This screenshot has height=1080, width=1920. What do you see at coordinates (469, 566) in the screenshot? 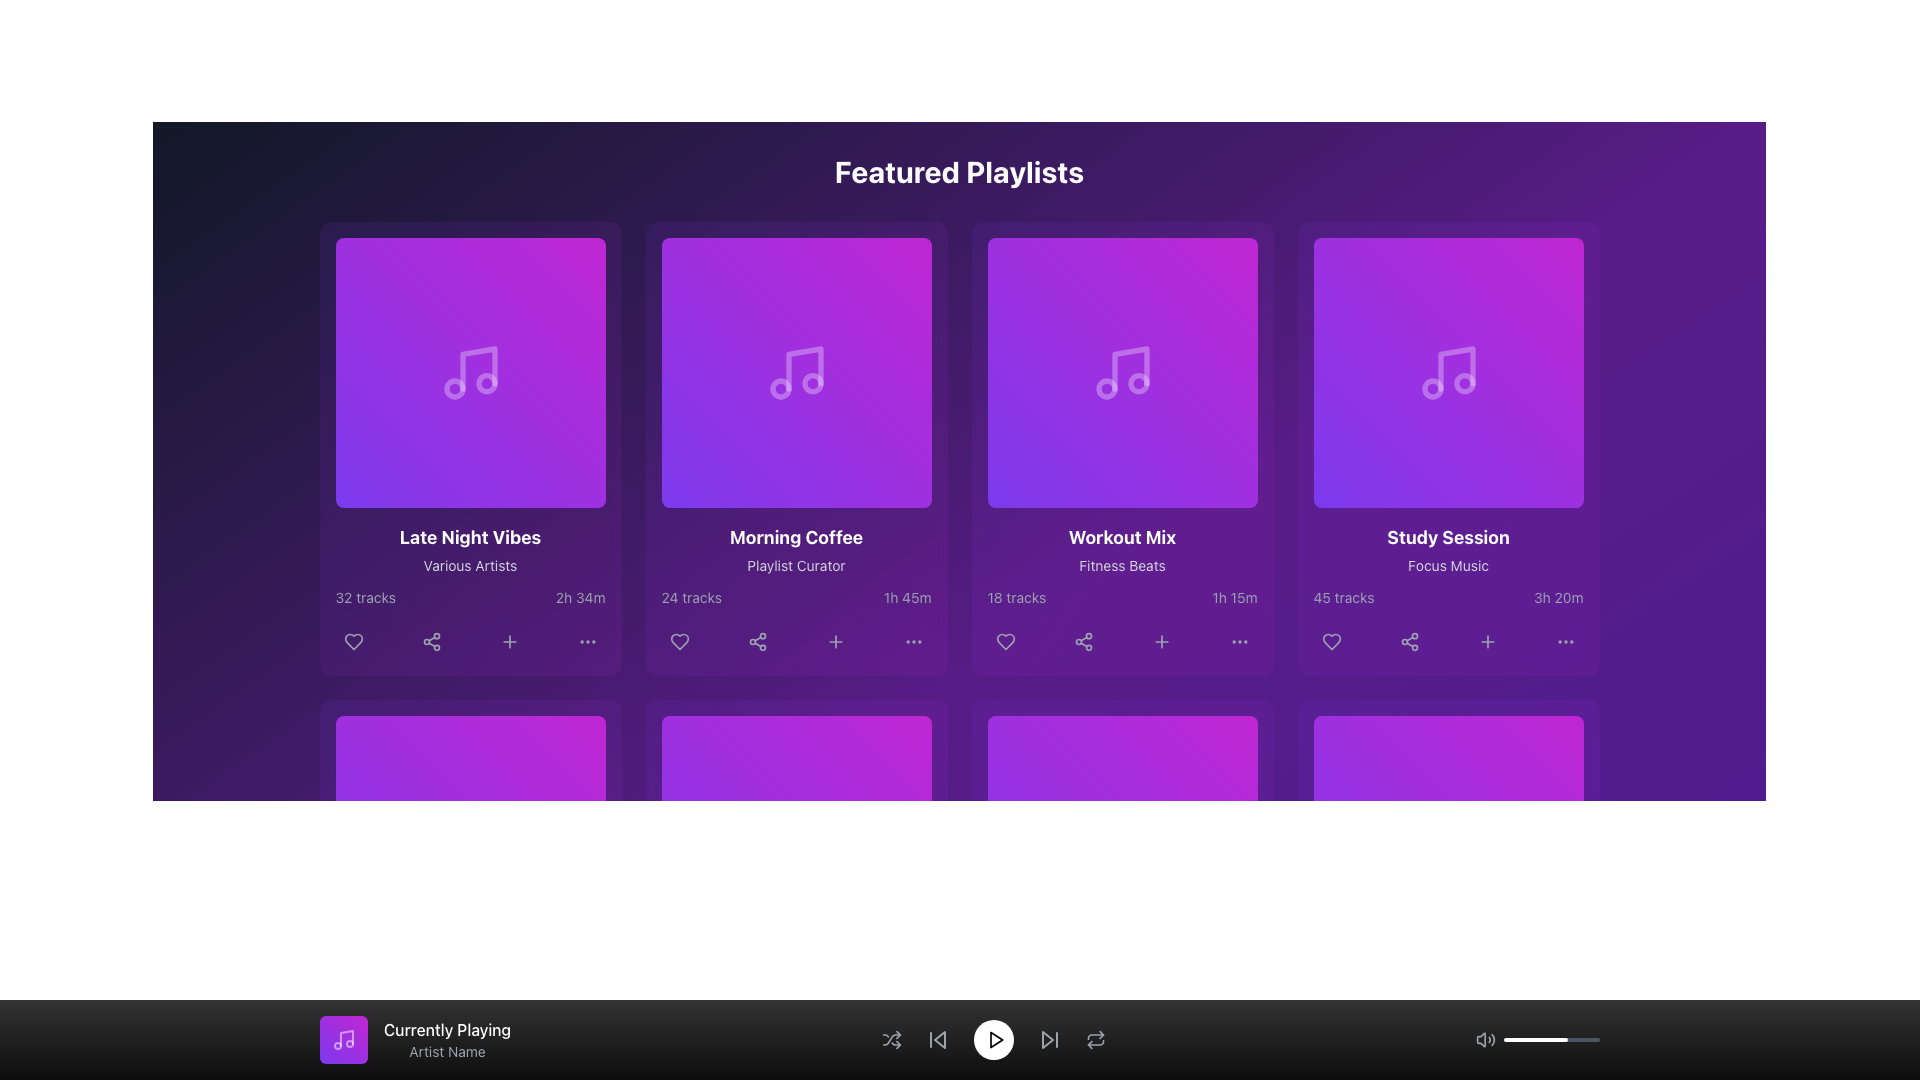
I see `the text label that reads 'Various Artists' which is centrally aligned below the 'Late Night Vibes' text in the music playlist card` at bounding box center [469, 566].